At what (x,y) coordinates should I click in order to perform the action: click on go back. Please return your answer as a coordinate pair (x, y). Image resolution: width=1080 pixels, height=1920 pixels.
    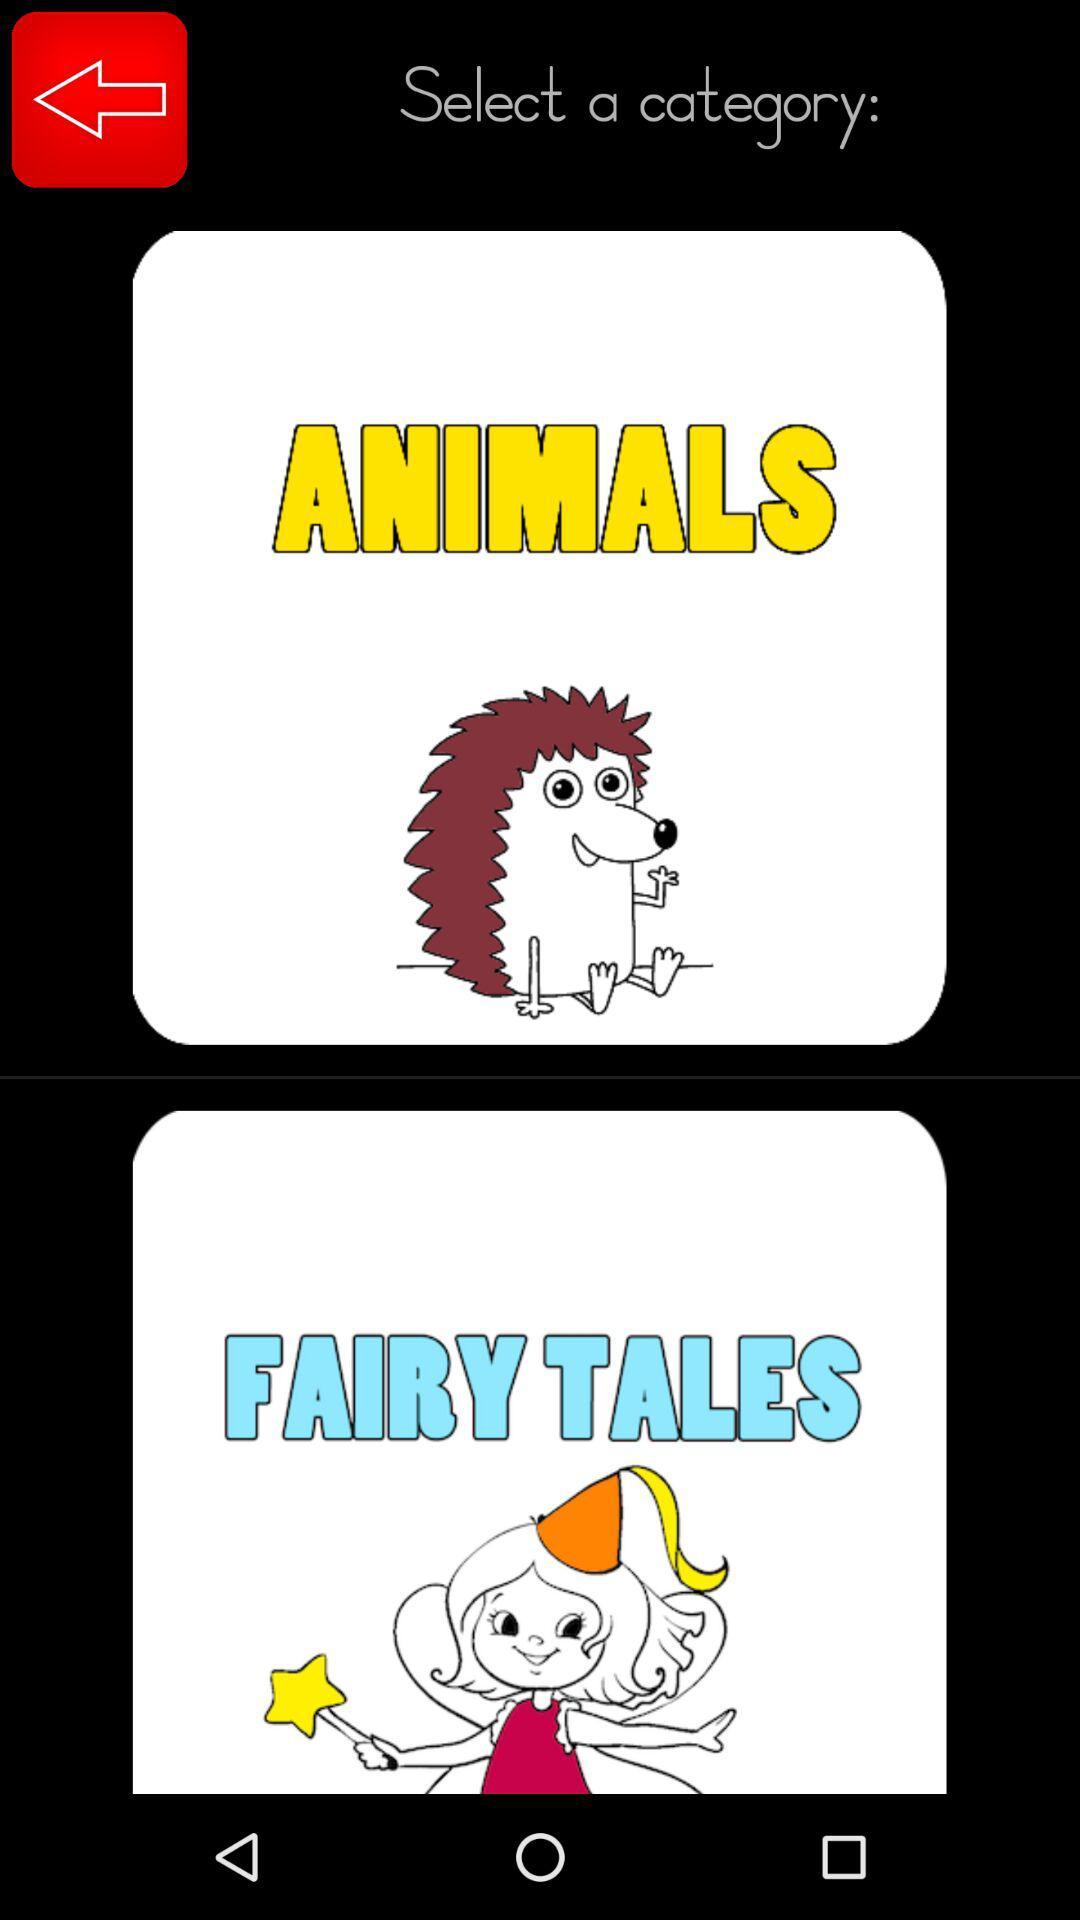
    Looking at the image, I should click on (99, 98).